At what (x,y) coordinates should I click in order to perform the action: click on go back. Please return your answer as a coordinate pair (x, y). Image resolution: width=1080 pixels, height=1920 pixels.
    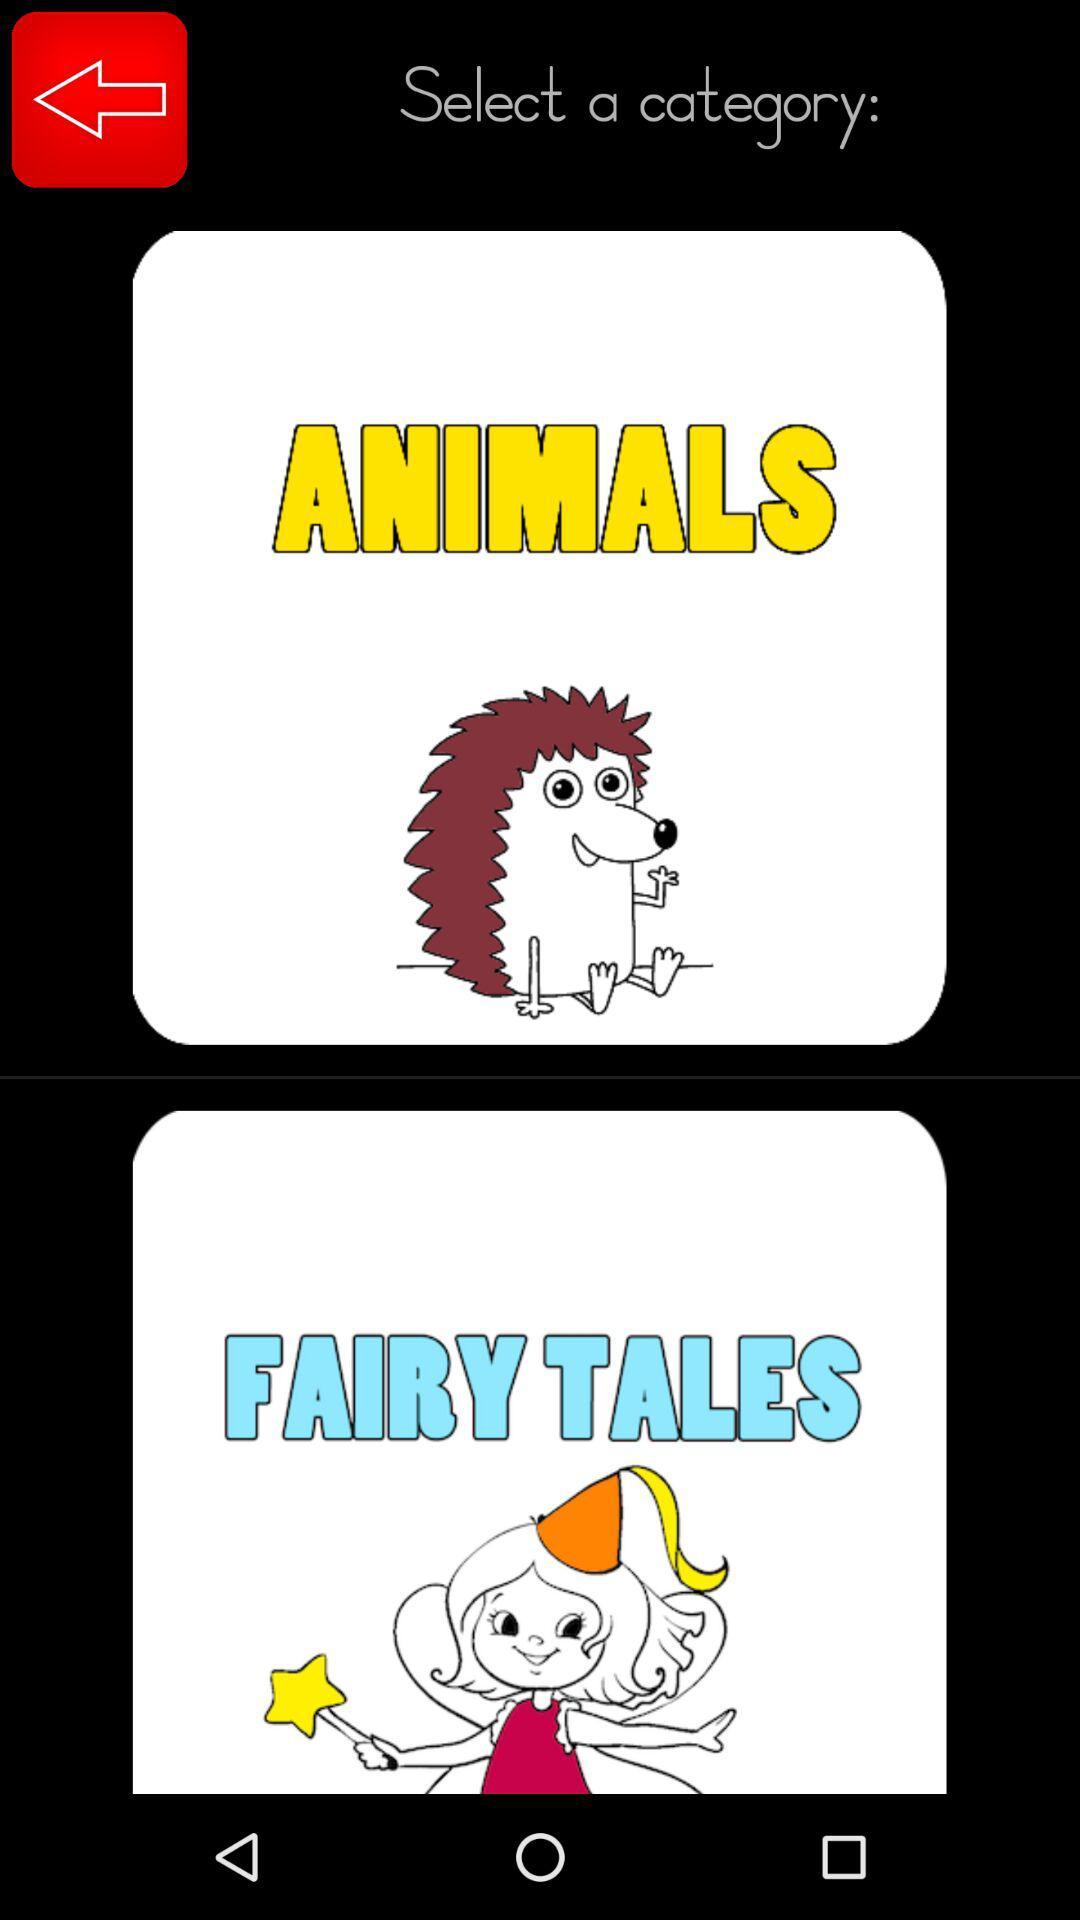
    Looking at the image, I should click on (99, 98).